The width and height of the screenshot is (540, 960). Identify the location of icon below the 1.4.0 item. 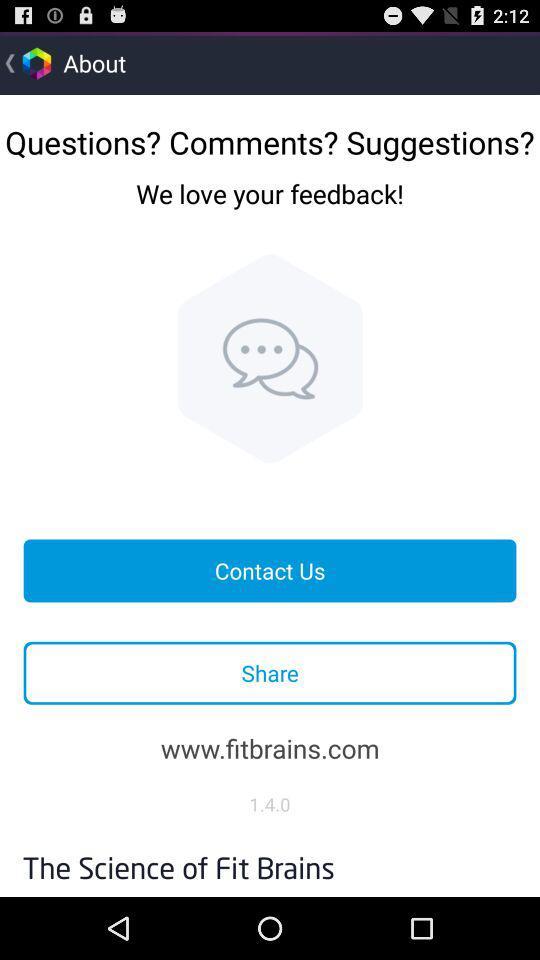
(270, 862).